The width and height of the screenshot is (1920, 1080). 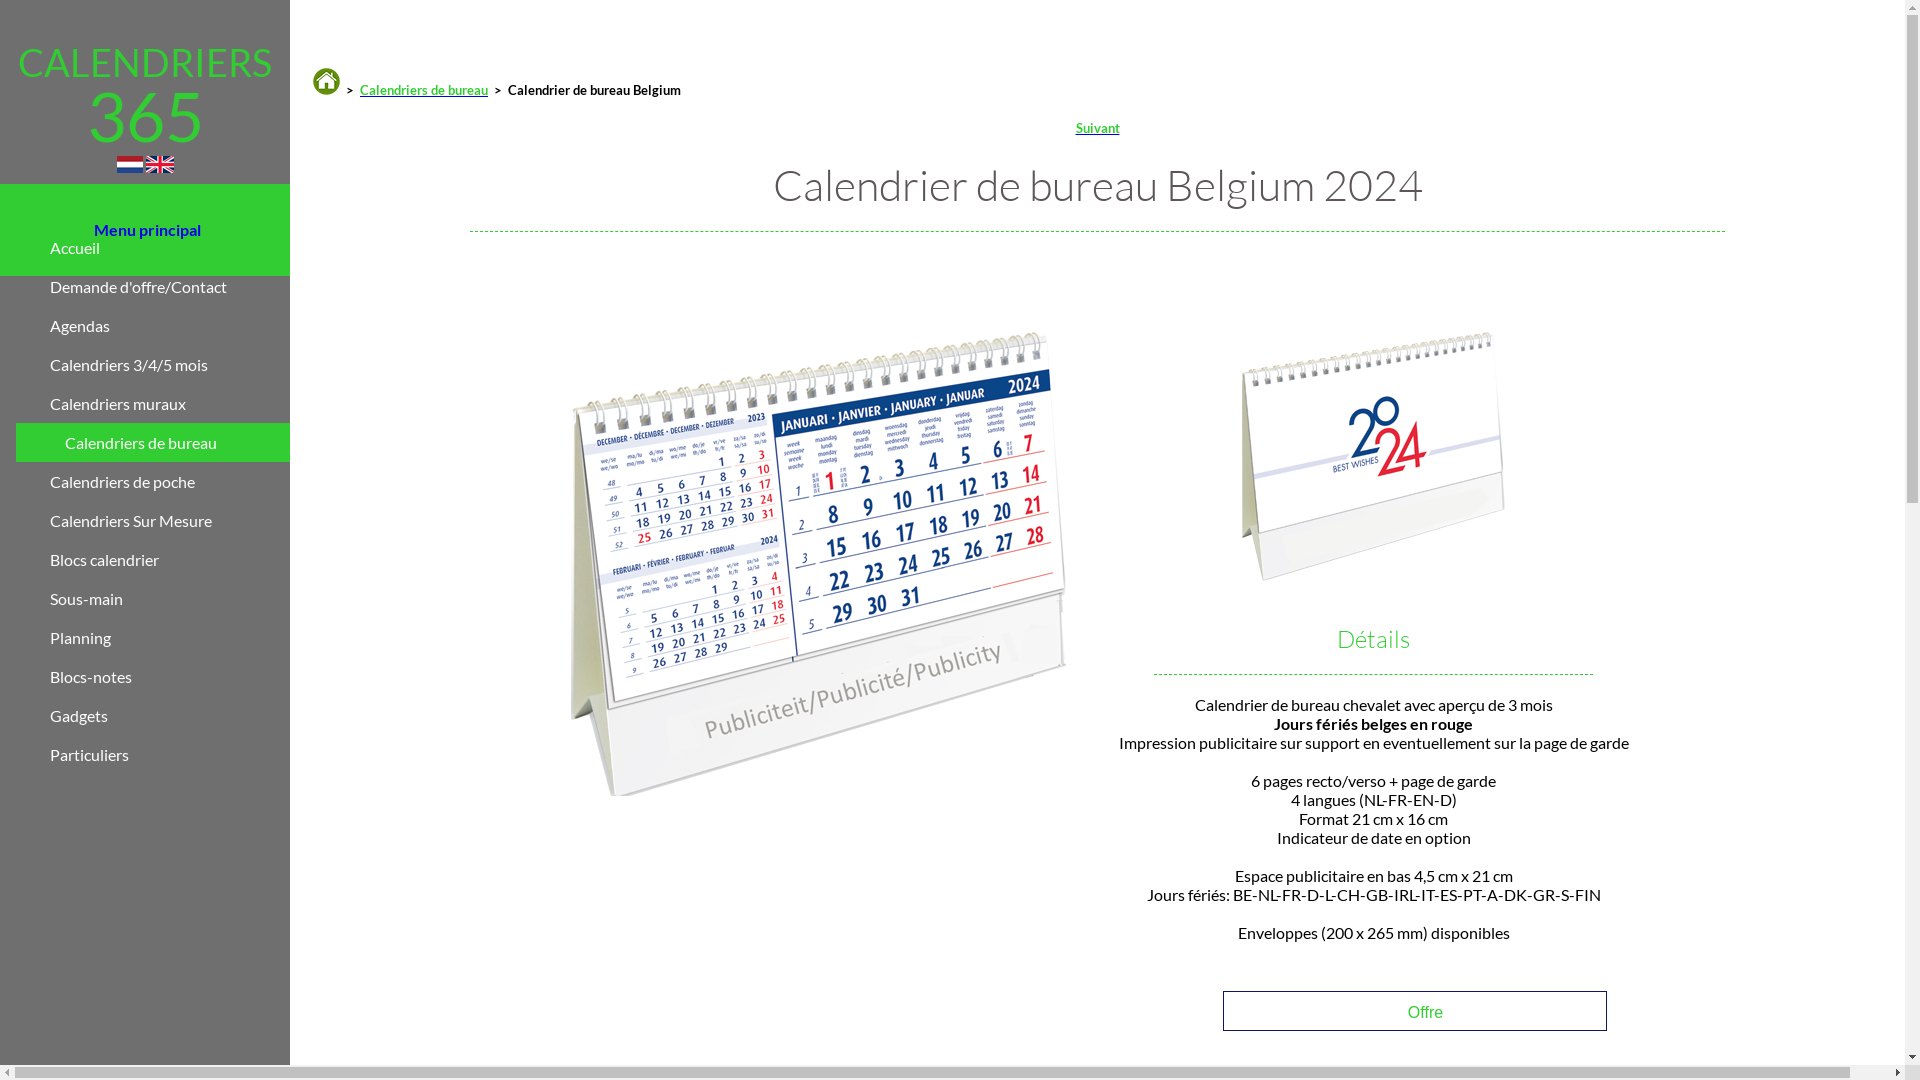 What do you see at coordinates (169, 286) in the screenshot?
I see `'Demande d'offre/Contact'` at bounding box center [169, 286].